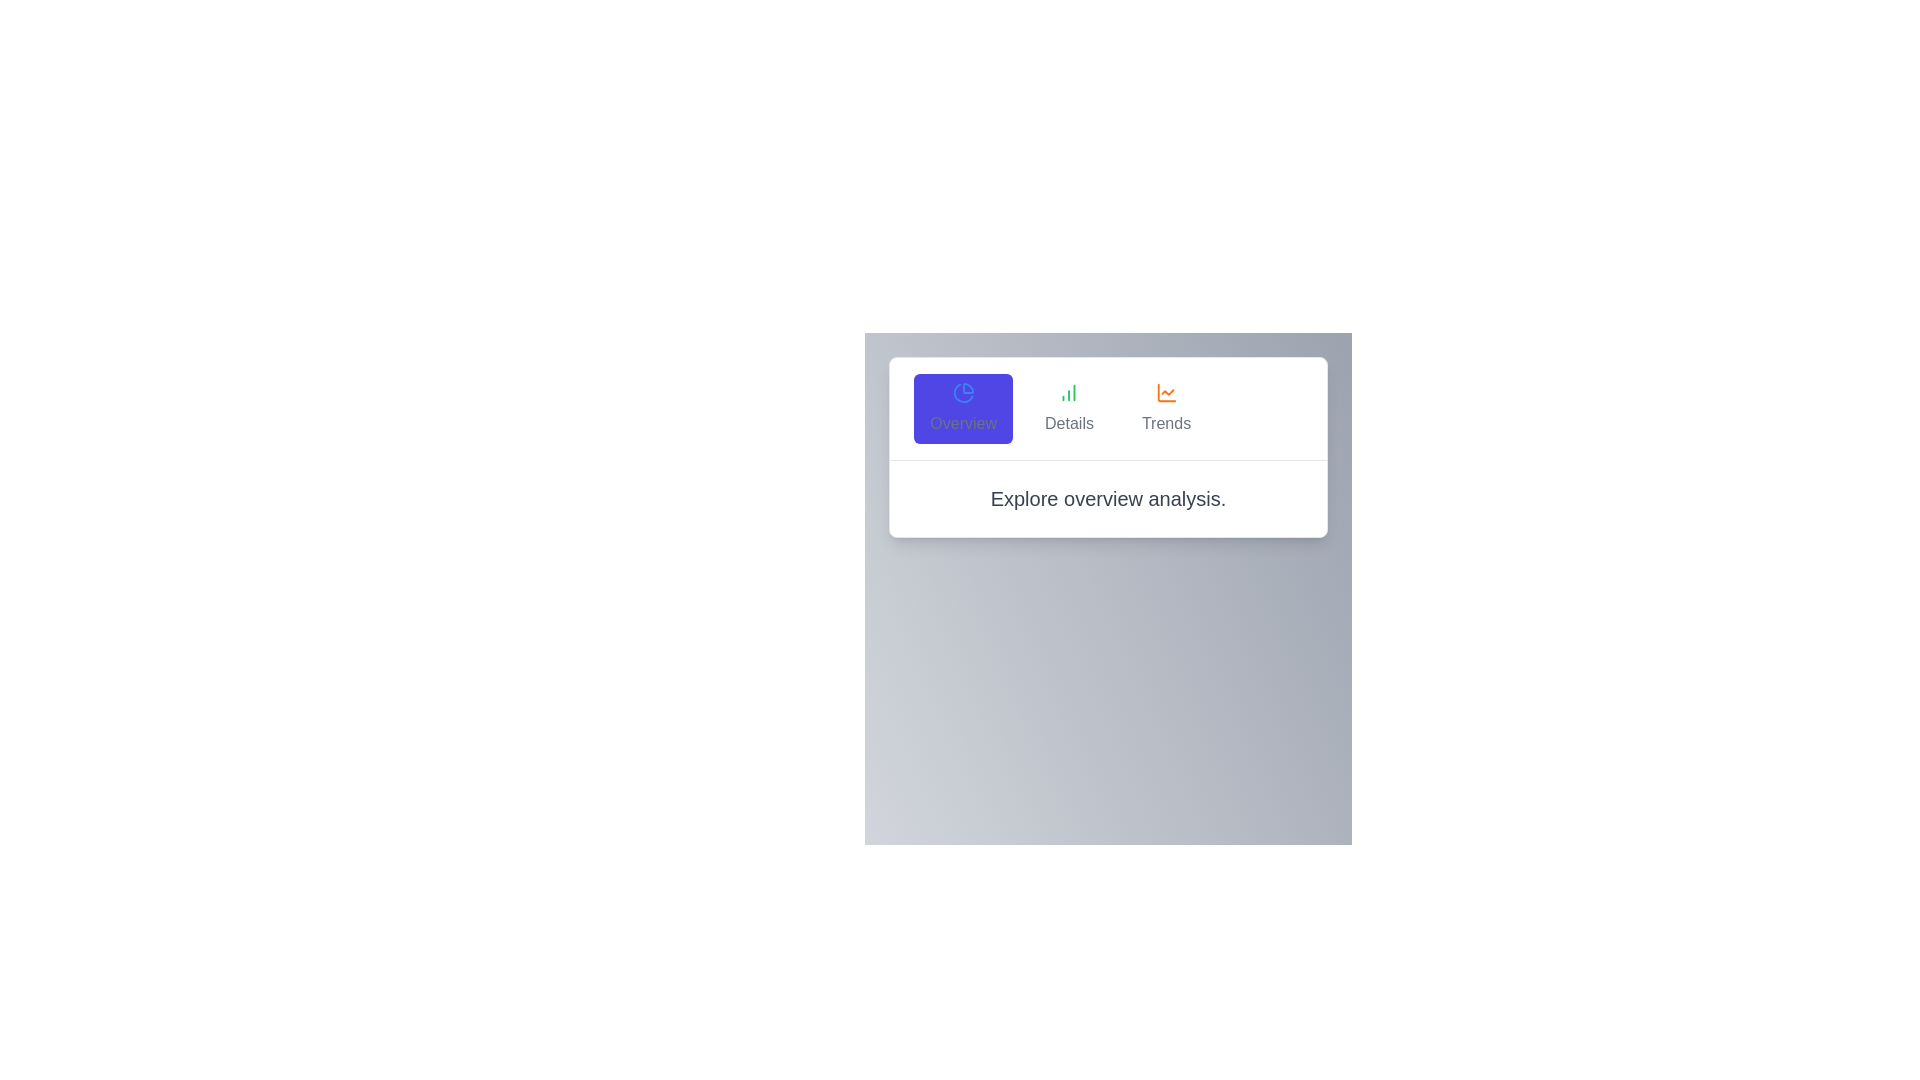 This screenshot has height=1080, width=1920. Describe the element at coordinates (963, 407) in the screenshot. I see `the Overview tab to view its content` at that location.